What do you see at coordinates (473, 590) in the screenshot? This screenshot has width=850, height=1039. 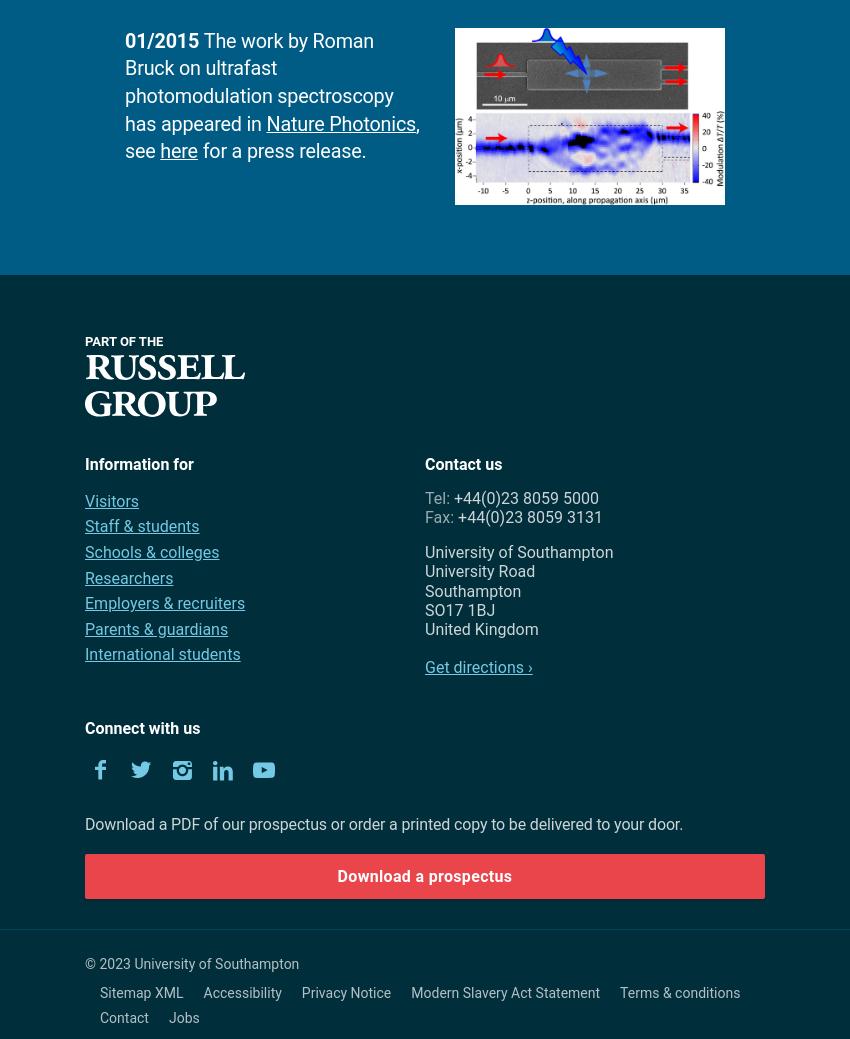 I see `'Southampton'` at bounding box center [473, 590].